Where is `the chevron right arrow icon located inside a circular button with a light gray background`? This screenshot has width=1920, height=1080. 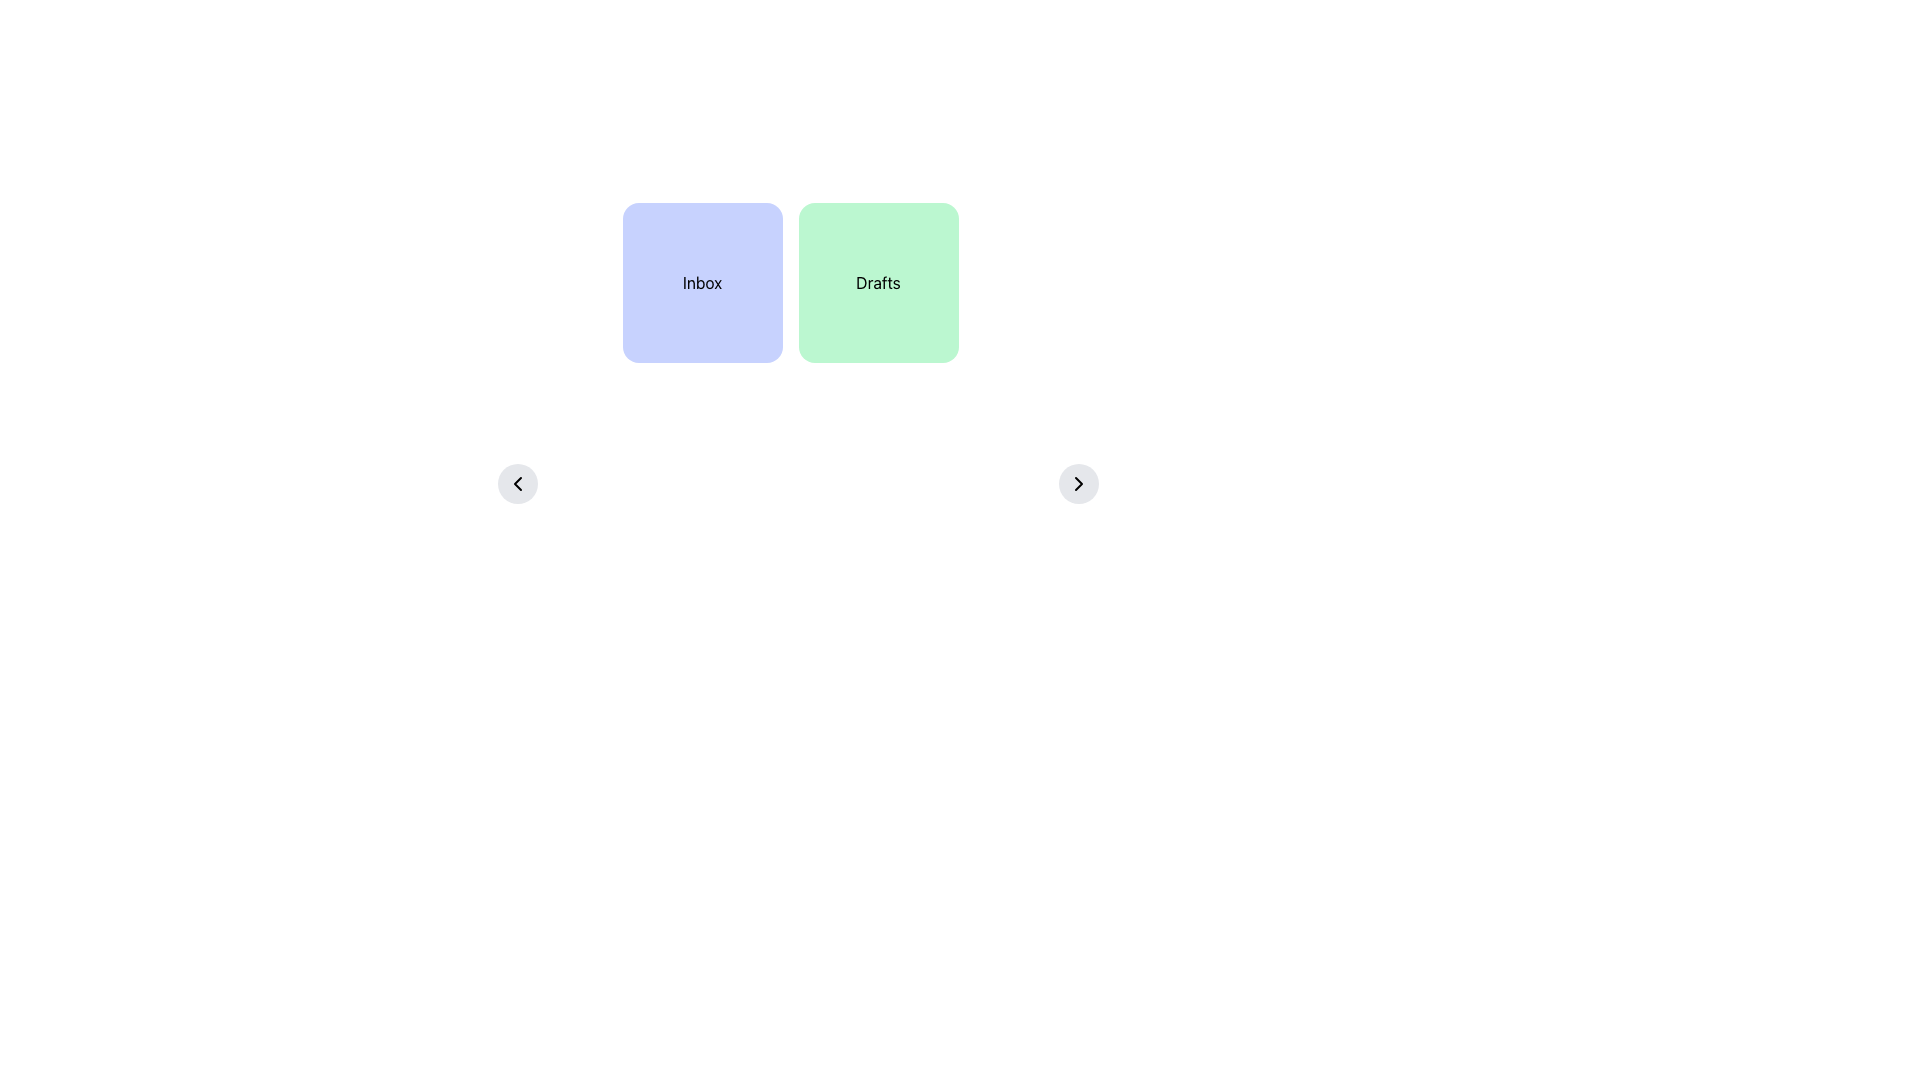 the chevron right arrow icon located inside a circular button with a light gray background is located at coordinates (1078, 483).